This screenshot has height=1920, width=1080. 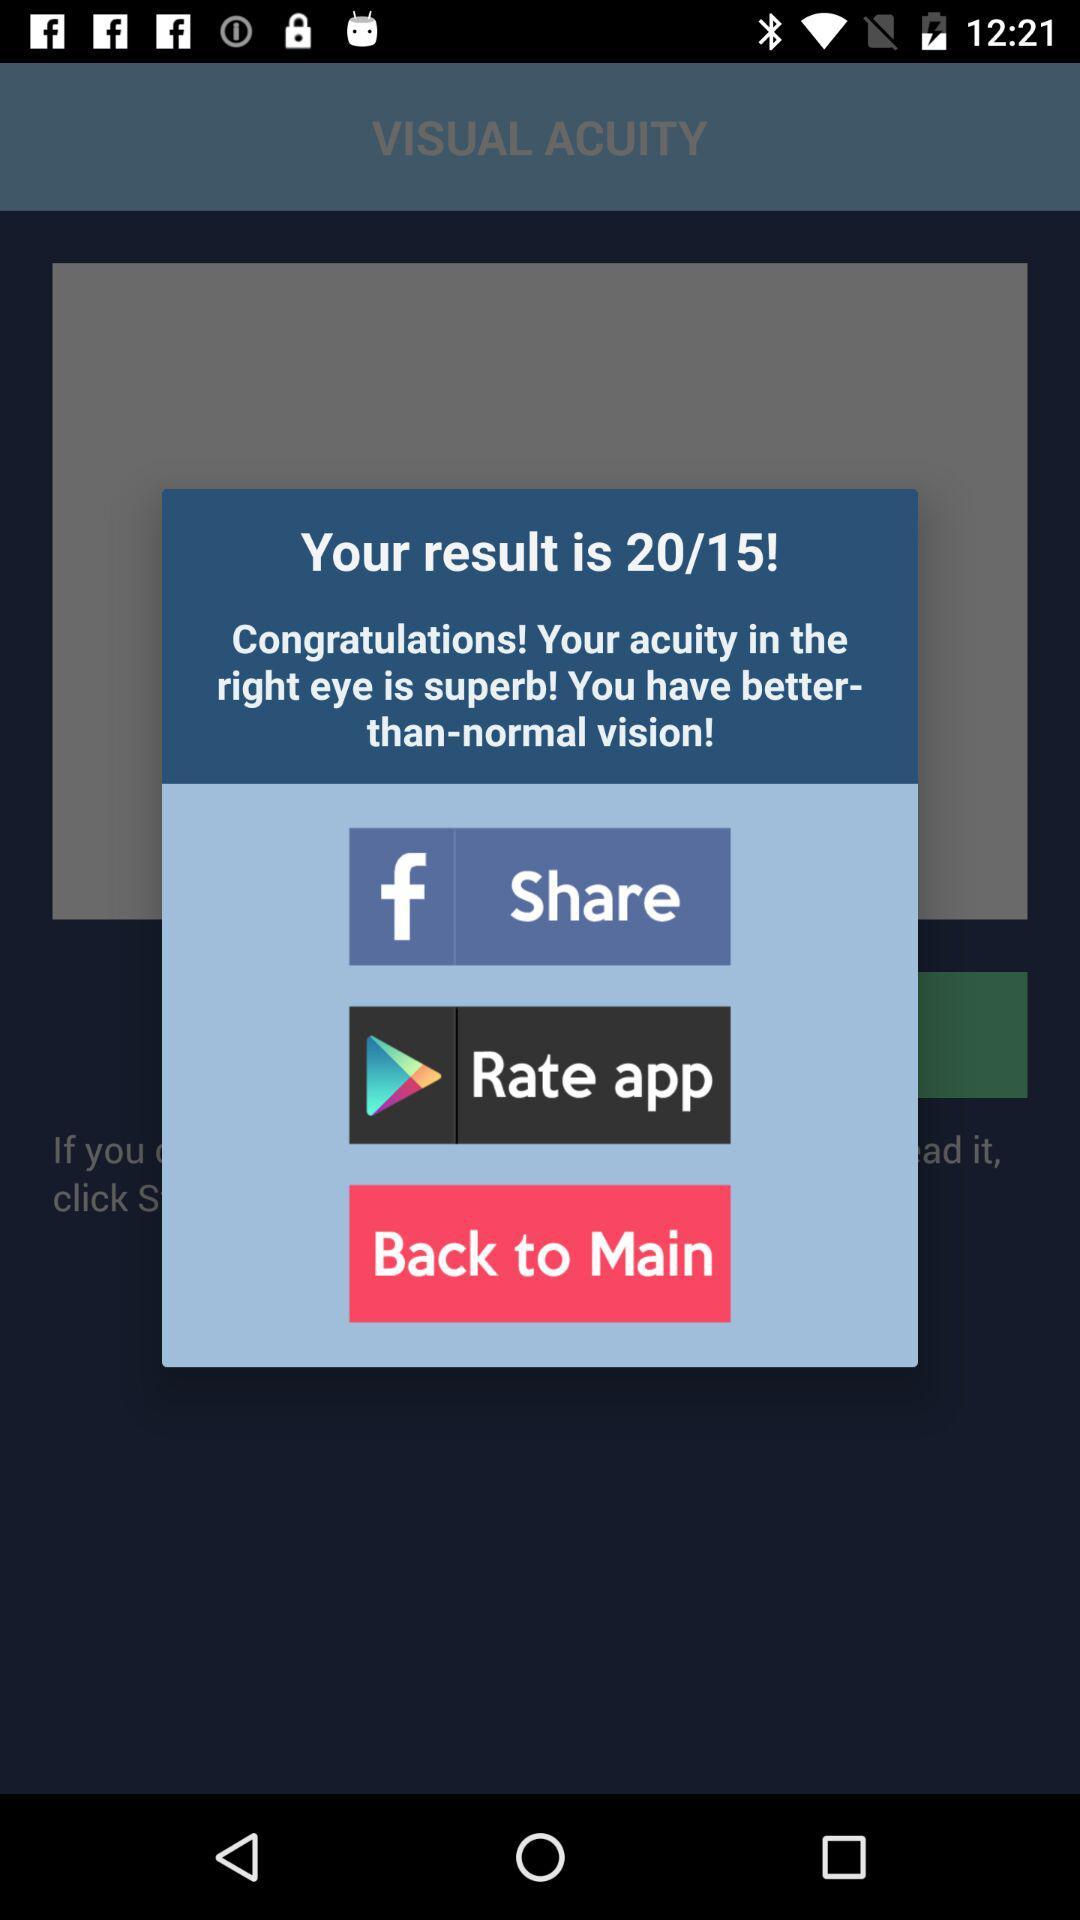 What do you see at coordinates (538, 1252) in the screenshot?
I see `back to main` at bounding box center [538, 1252].